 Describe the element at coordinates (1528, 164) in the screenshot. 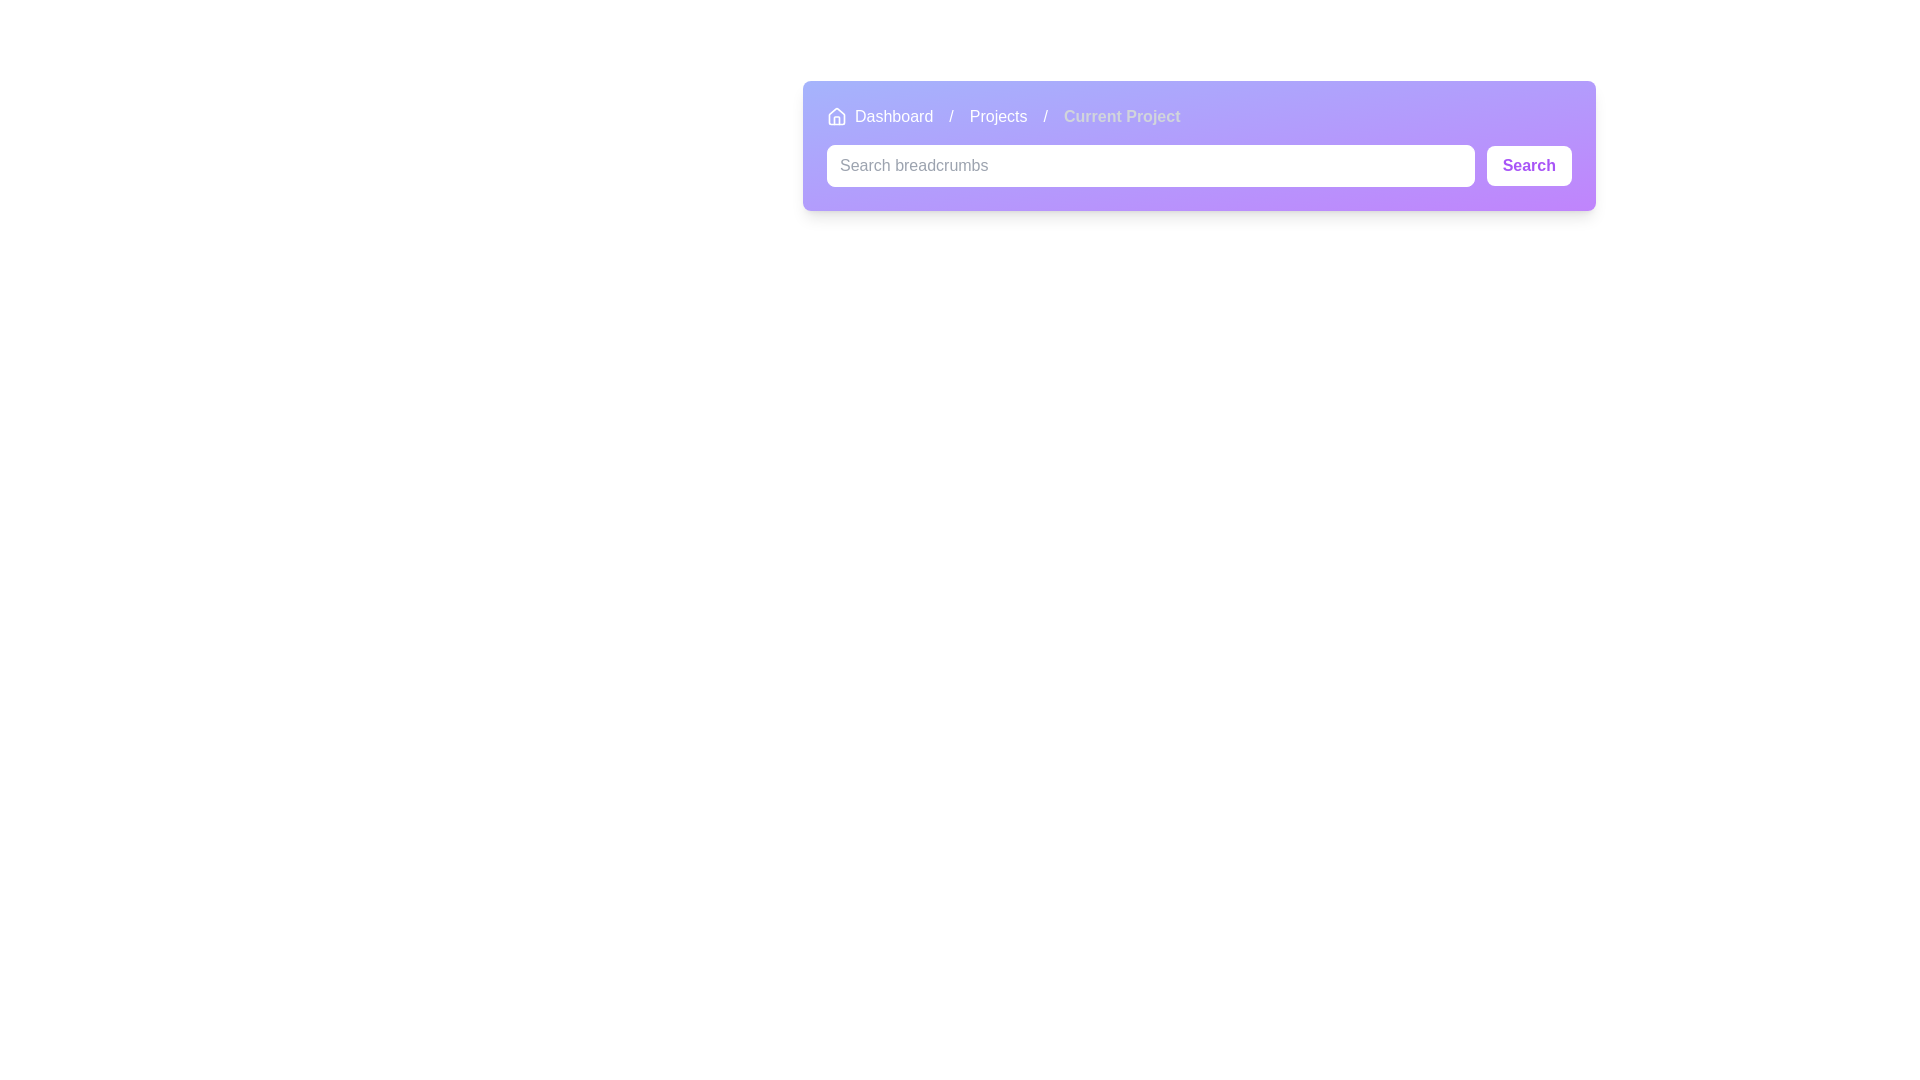

I see `the search button located to the right of the input field to change its background color` at that location.